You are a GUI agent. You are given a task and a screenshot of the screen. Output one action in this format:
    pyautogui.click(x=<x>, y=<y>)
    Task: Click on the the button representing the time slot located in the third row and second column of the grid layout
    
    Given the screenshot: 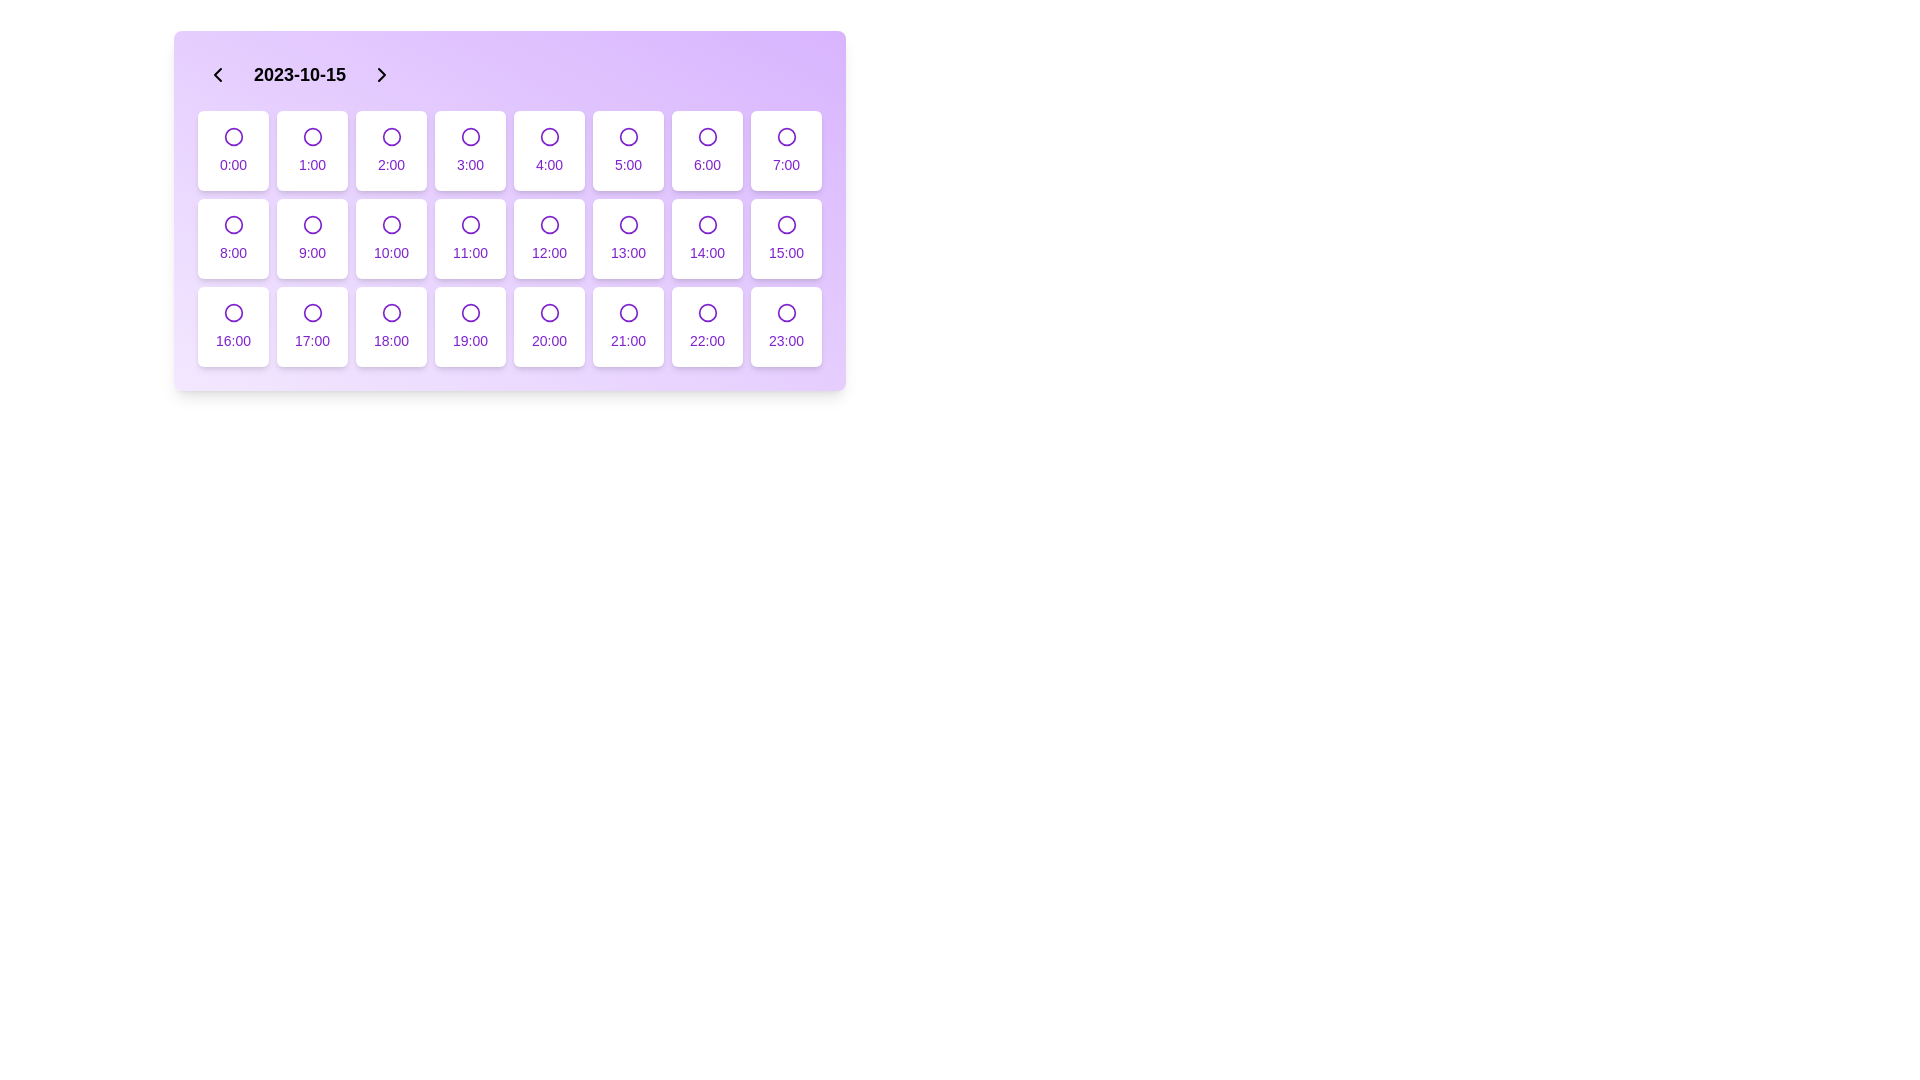 What is the action you would take?
    pyautogui.click(x=311, y=238)
    